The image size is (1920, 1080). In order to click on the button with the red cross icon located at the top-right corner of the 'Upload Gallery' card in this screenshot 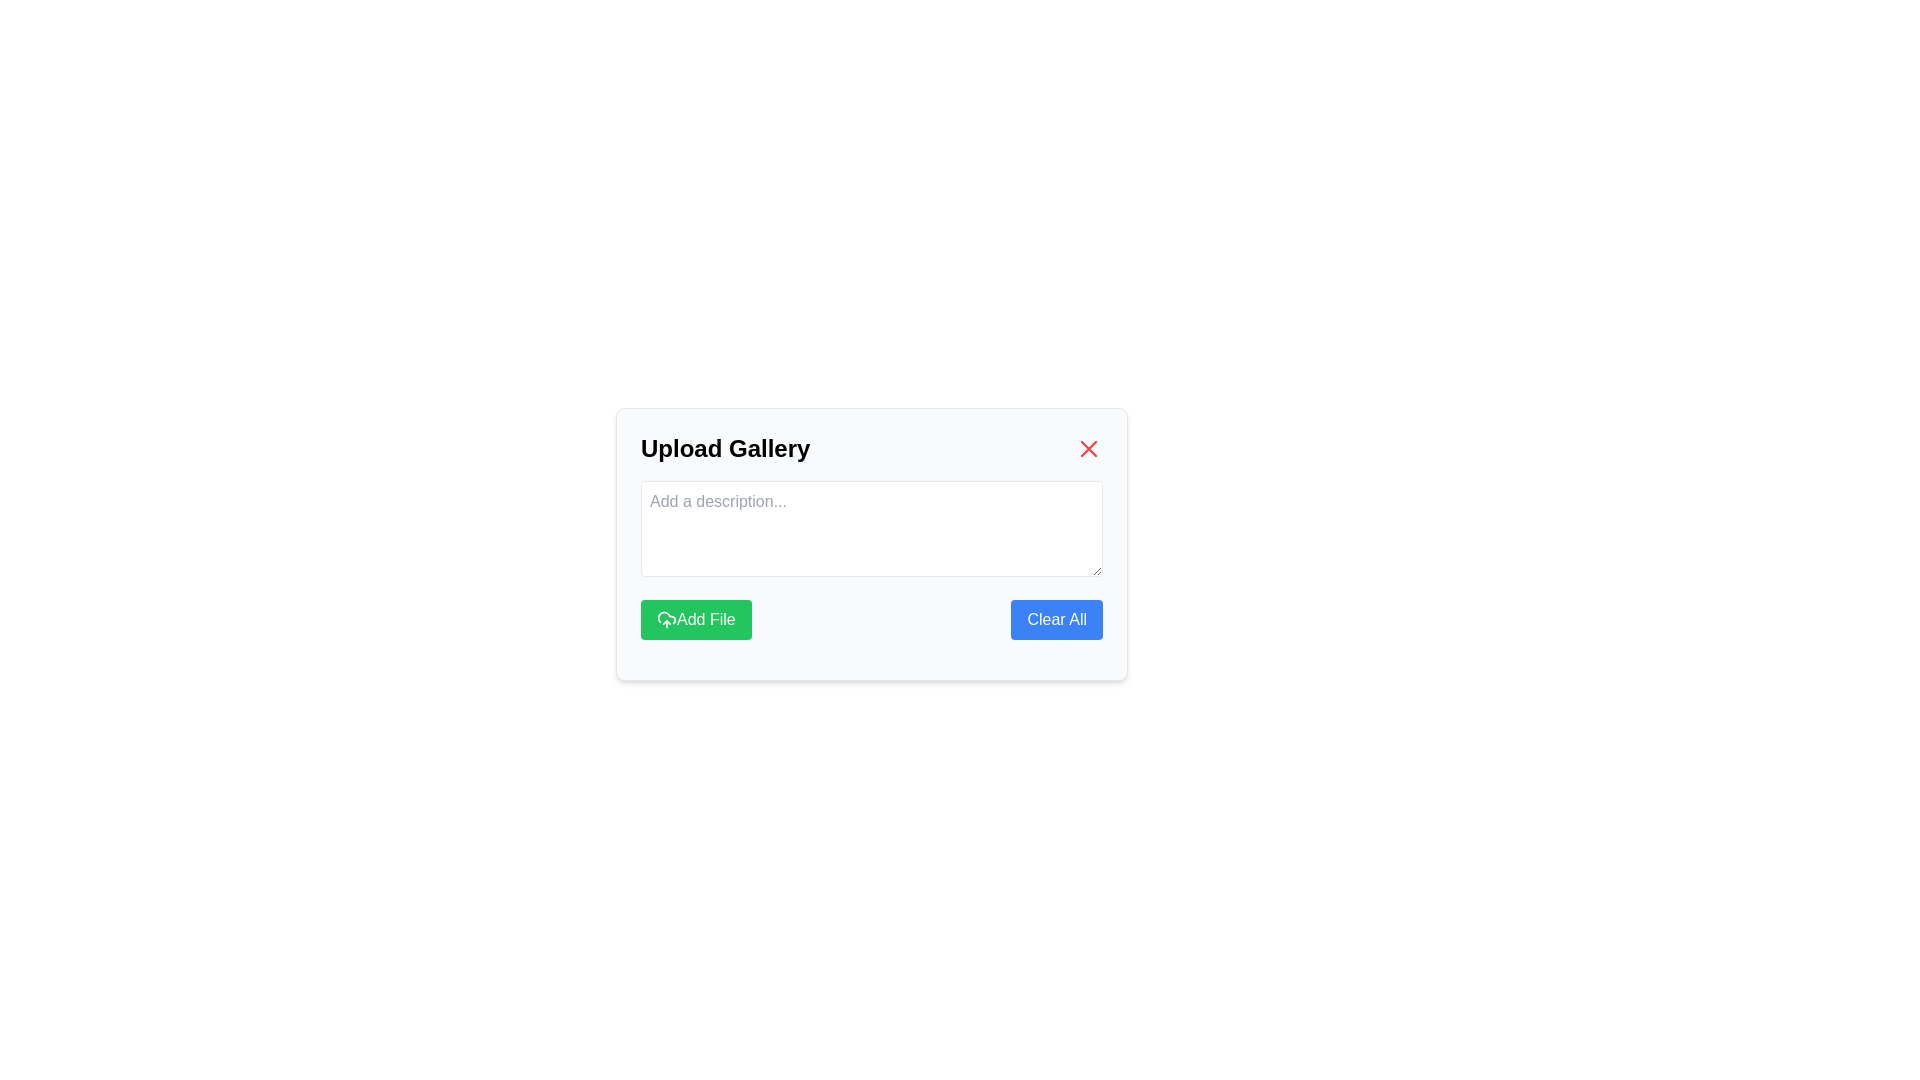, I will do `click(1088, 447)`.